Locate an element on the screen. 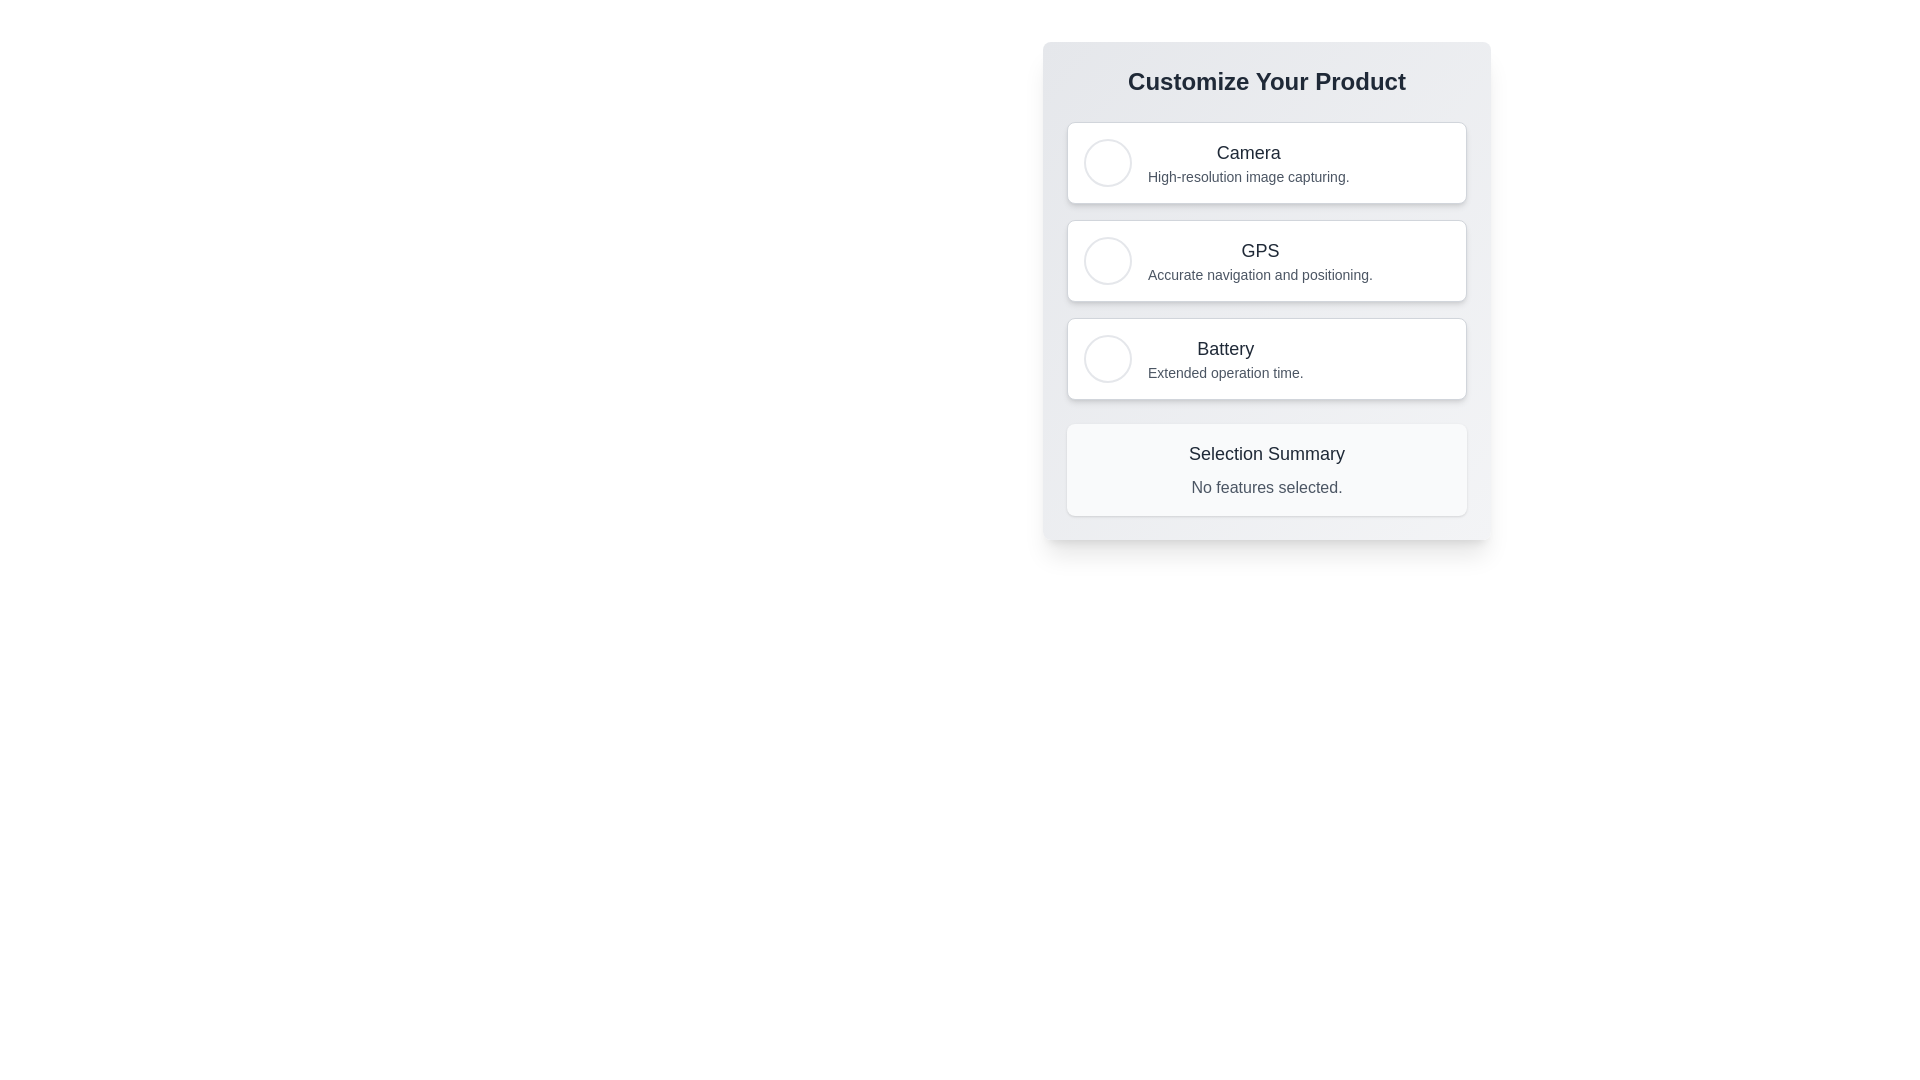 This screenshot has height=1080, width=1920. the first selectable option for enabling high-resolution image capturing, located at the top of the list above 'GPS' and 'Battery' is located at coordinates (1266, 161).